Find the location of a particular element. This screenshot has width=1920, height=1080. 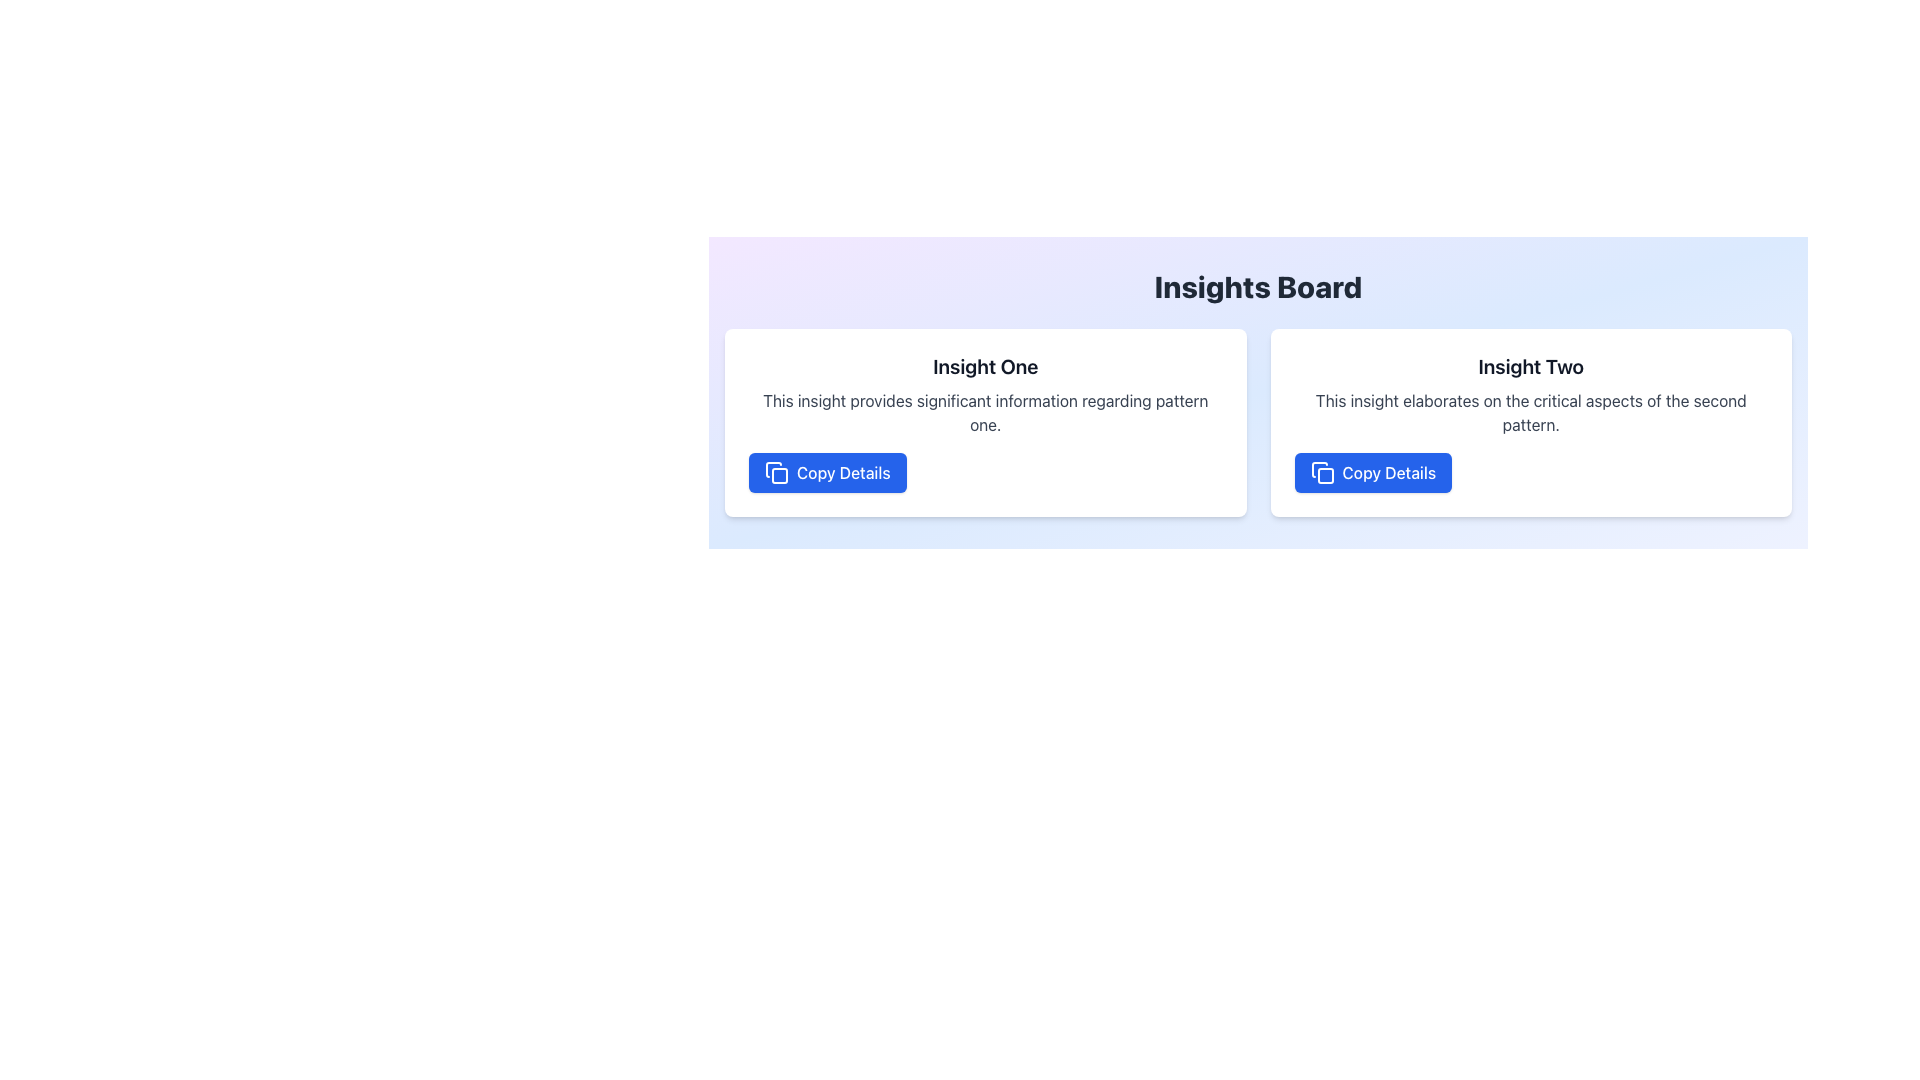

the static text label stating 'This insight provides significant information regarding pattern one.' which is located below the heading 'Insight One' and above the blue button labeled 'Copy Details' is located at coordinates (985, 411).